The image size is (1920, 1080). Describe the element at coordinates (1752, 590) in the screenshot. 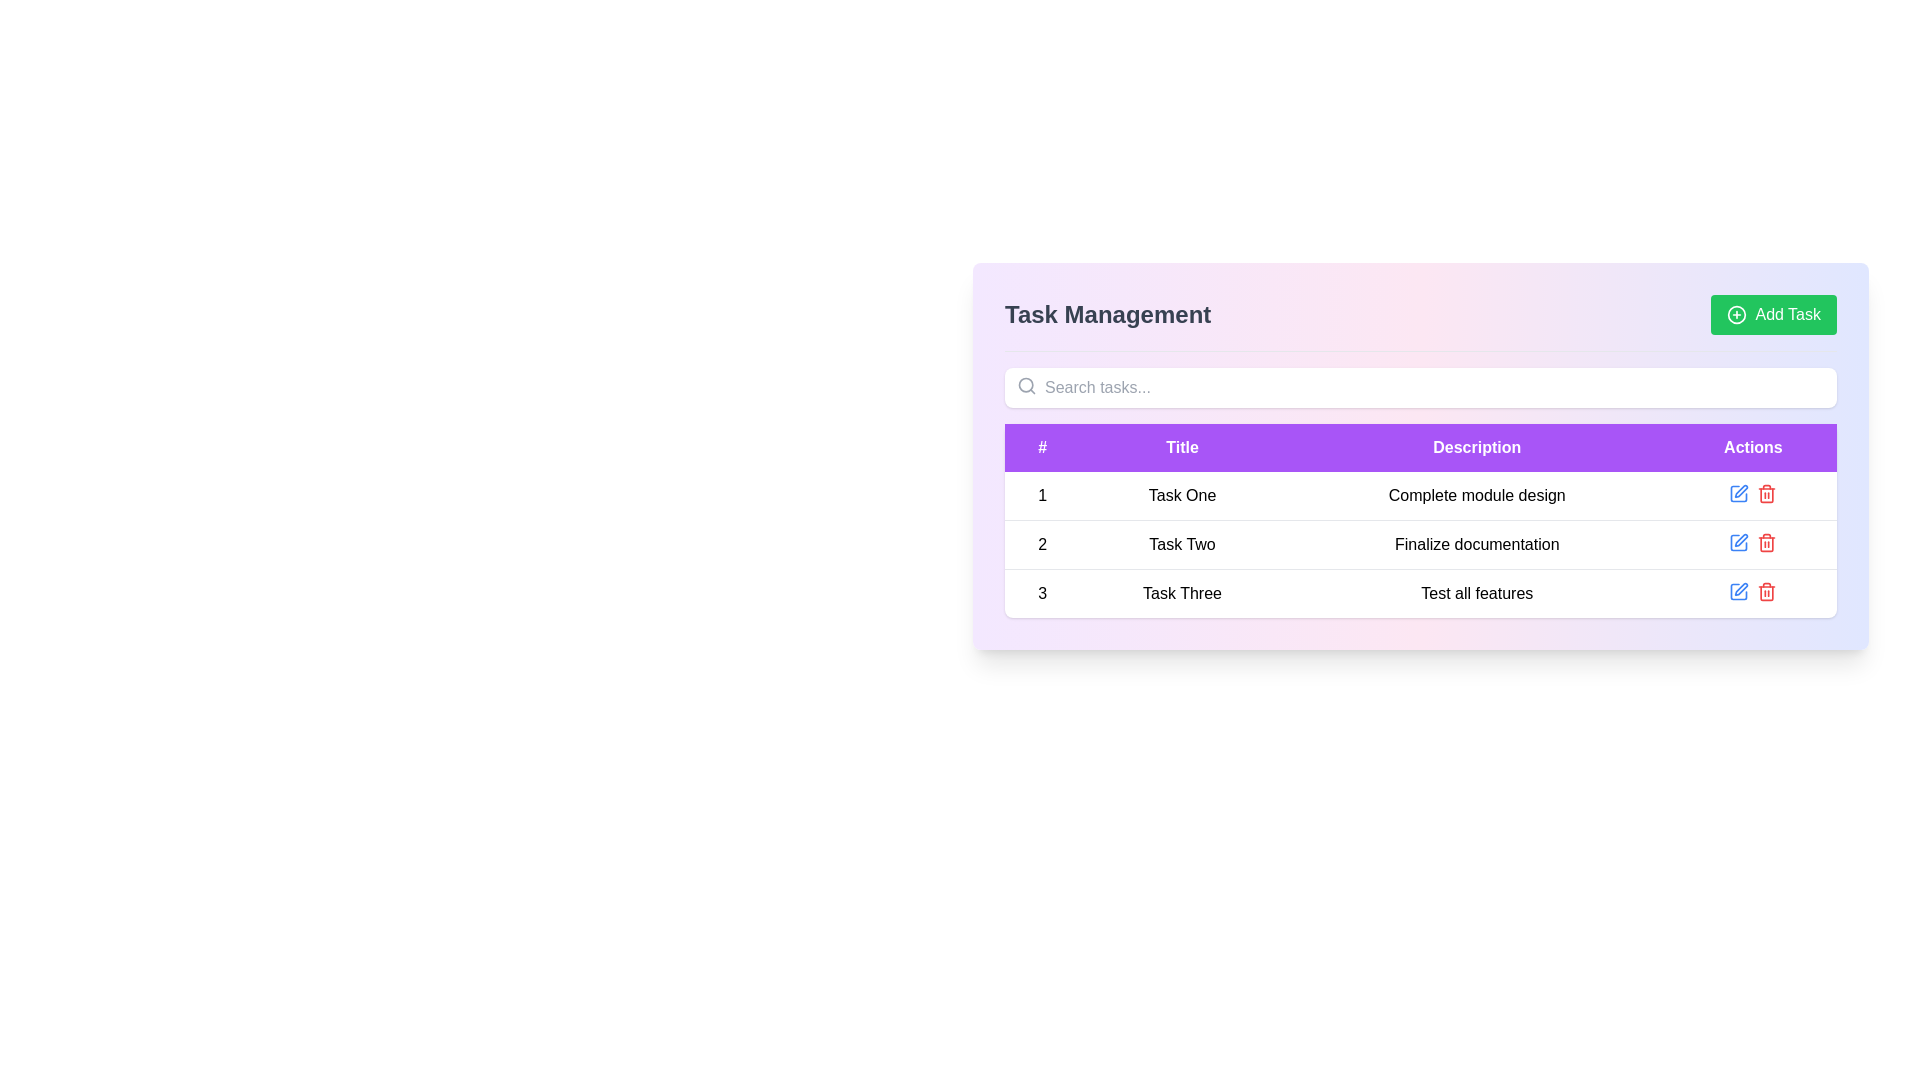

I see `the red delete icon located in the rightmost column of the third row under the 'Actions' header to confirm the deletion of the task 'Test all features.'` at that location.